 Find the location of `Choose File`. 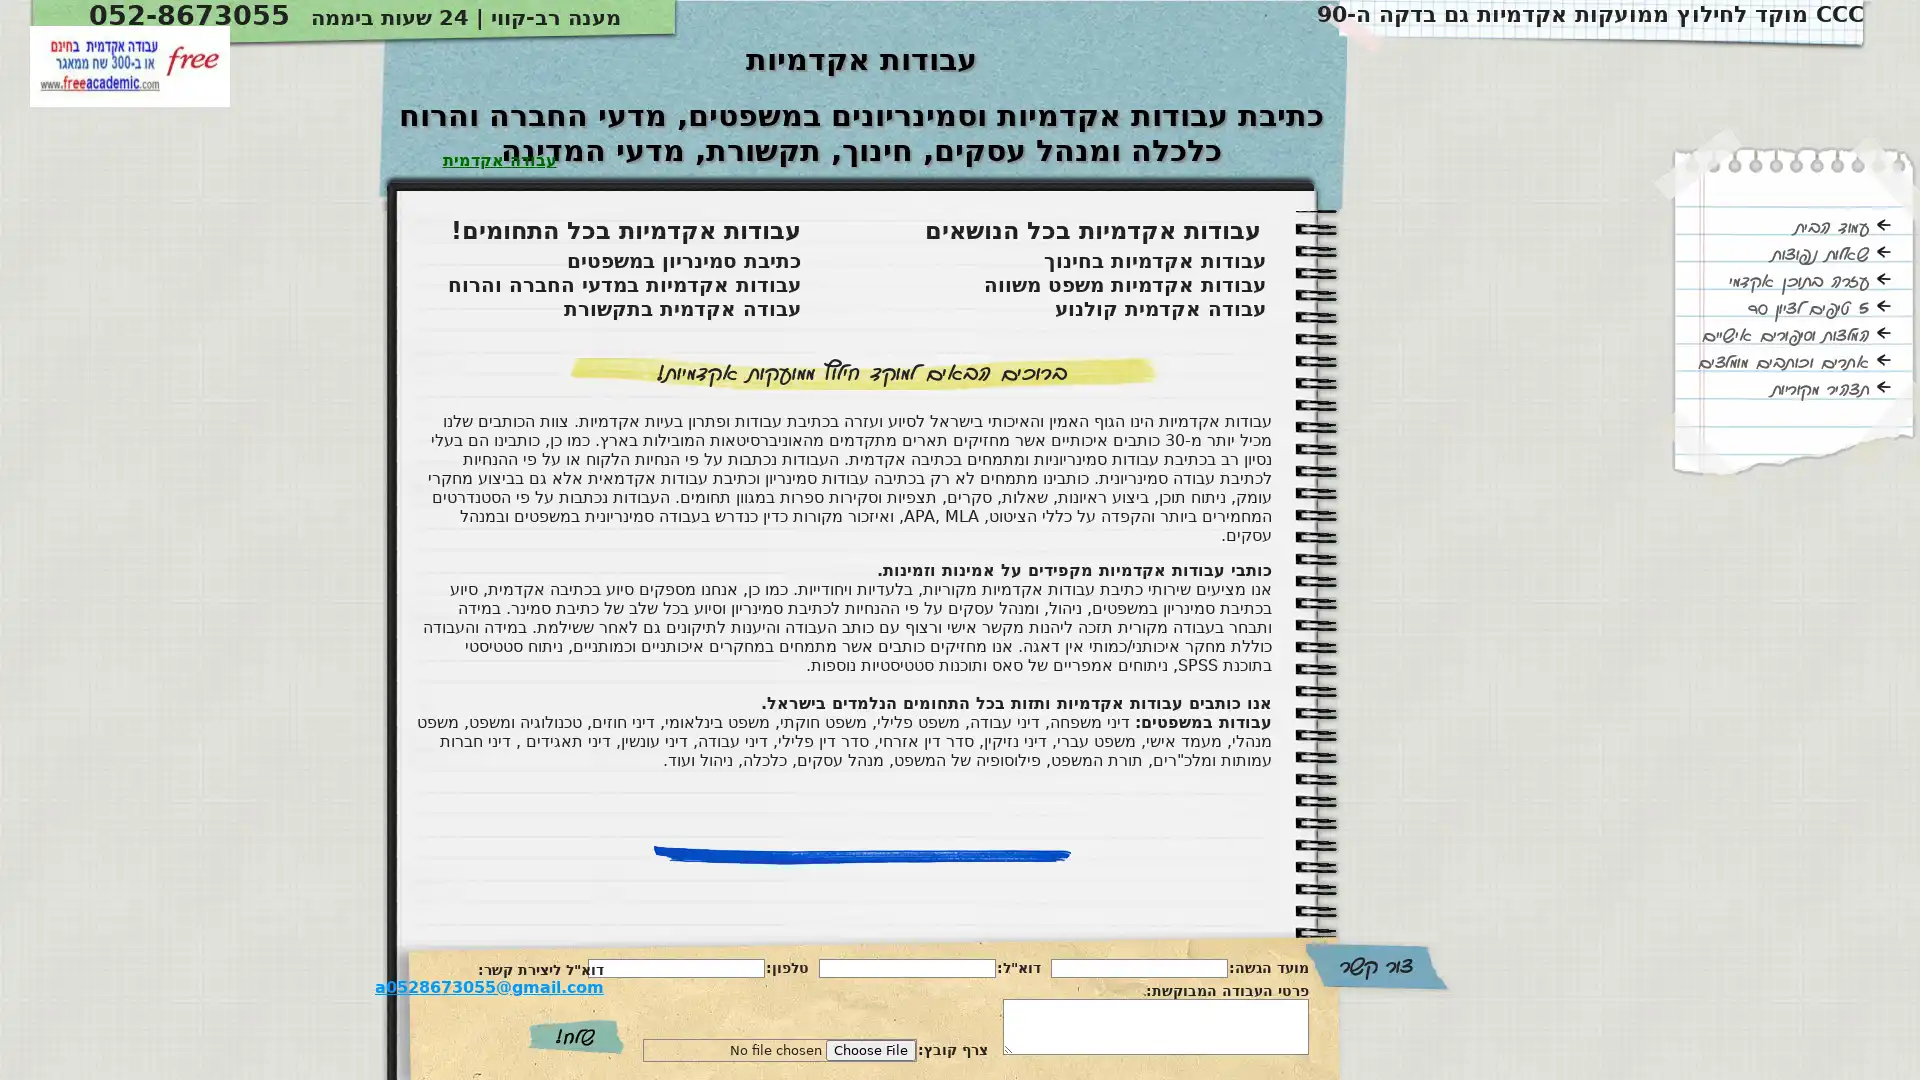

Choose File is located at coordinates (870, 1049).